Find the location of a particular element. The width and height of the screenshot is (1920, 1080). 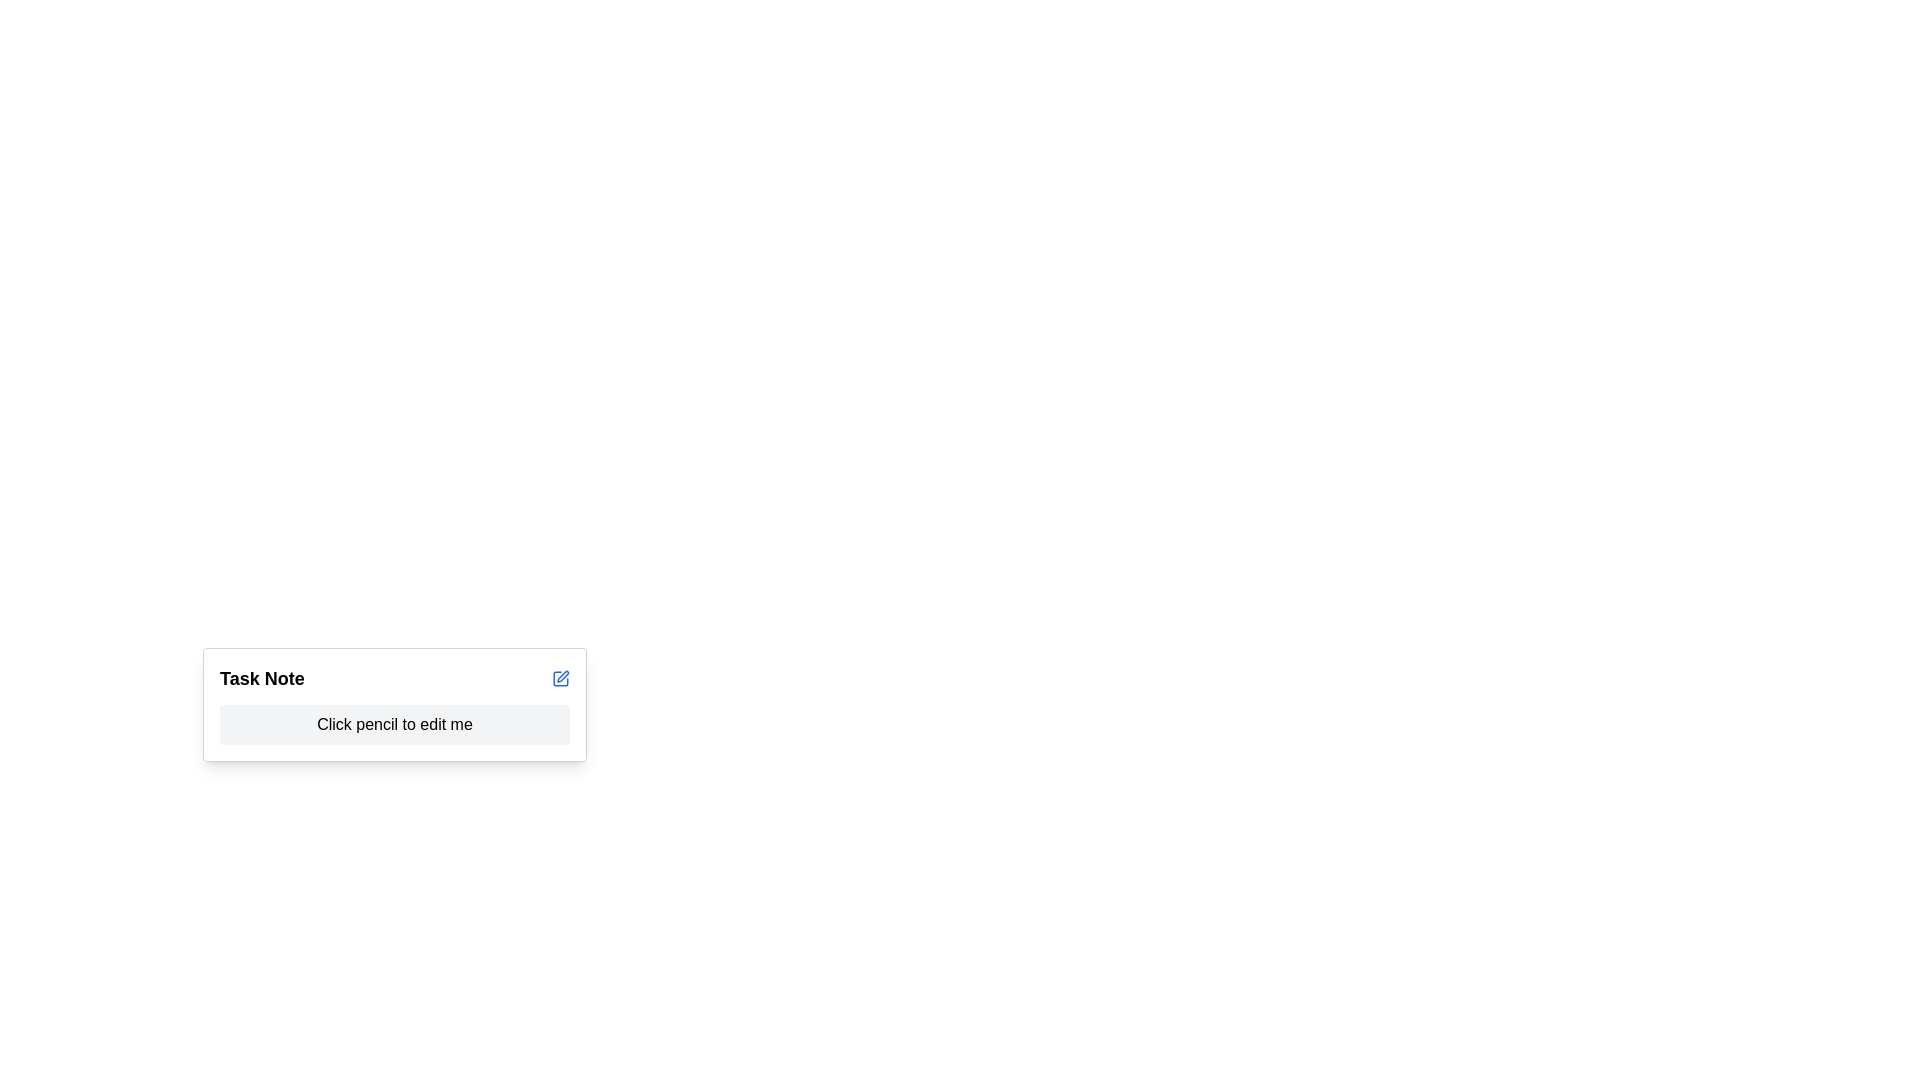

the square icon representation within the SVG component located near the top-right of the 'Task Note' card is located at coordinates (560, 677).